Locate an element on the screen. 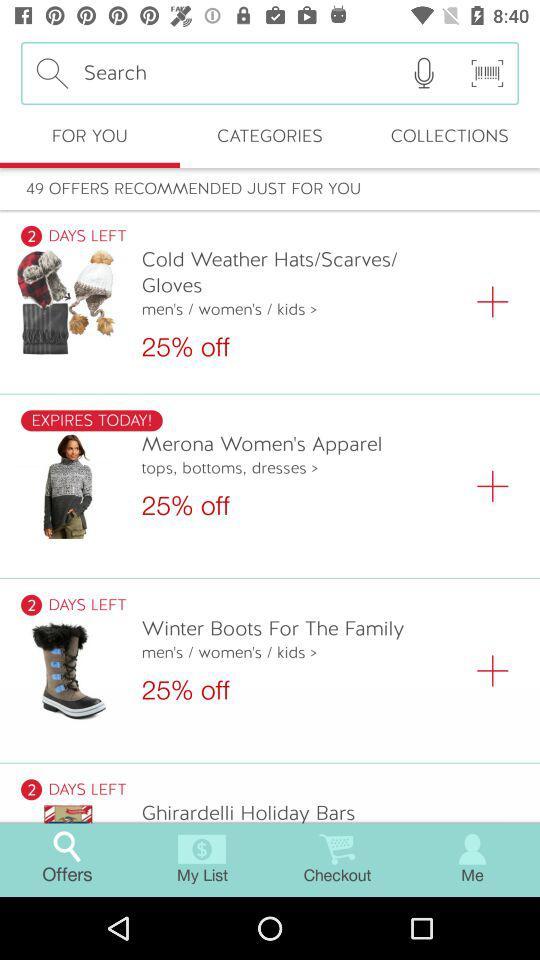 This screenshot has height=960, width=540. the image which is below expires today is located at coordinates (67, 485).